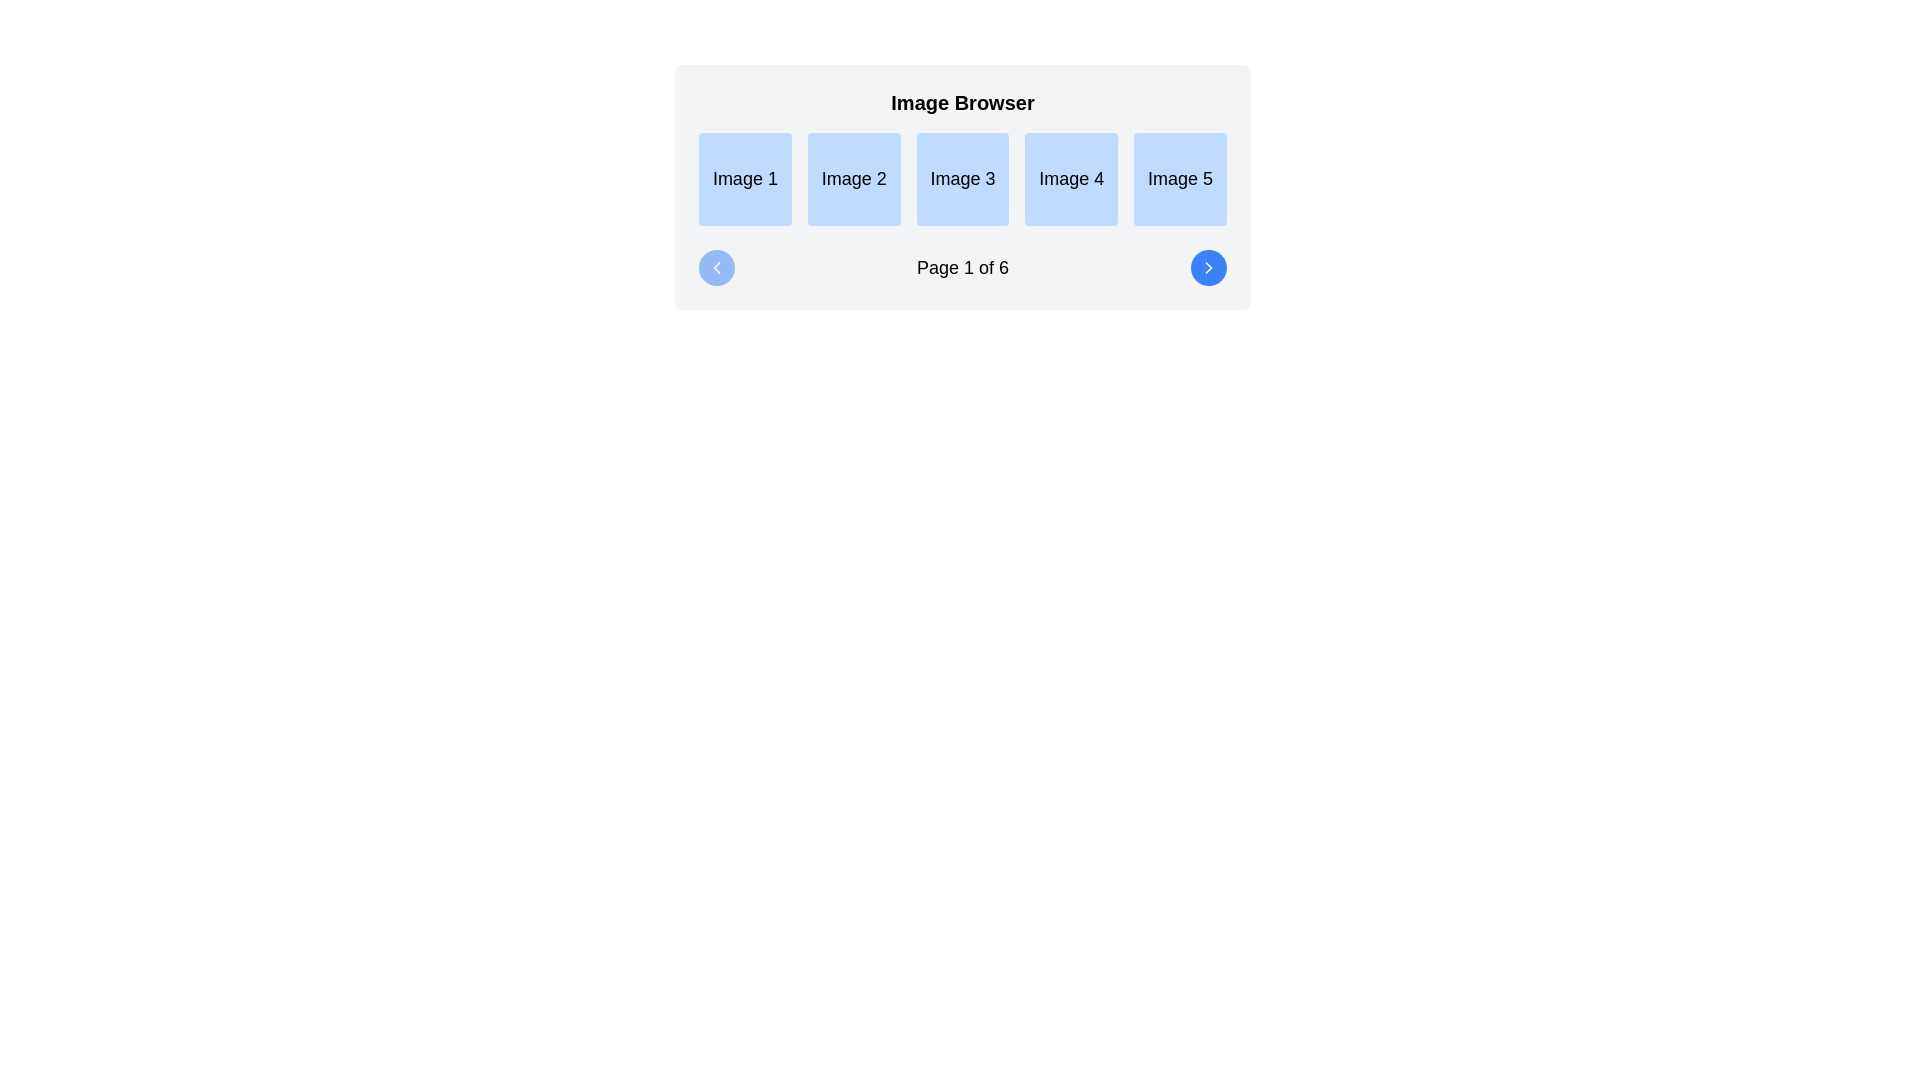  Describe the element at coordinates (1208, 265) in the screenshot. I see `the right-facing chevron SVG icon located within a circular button at the bottom-right corner of the main interface` at that location.